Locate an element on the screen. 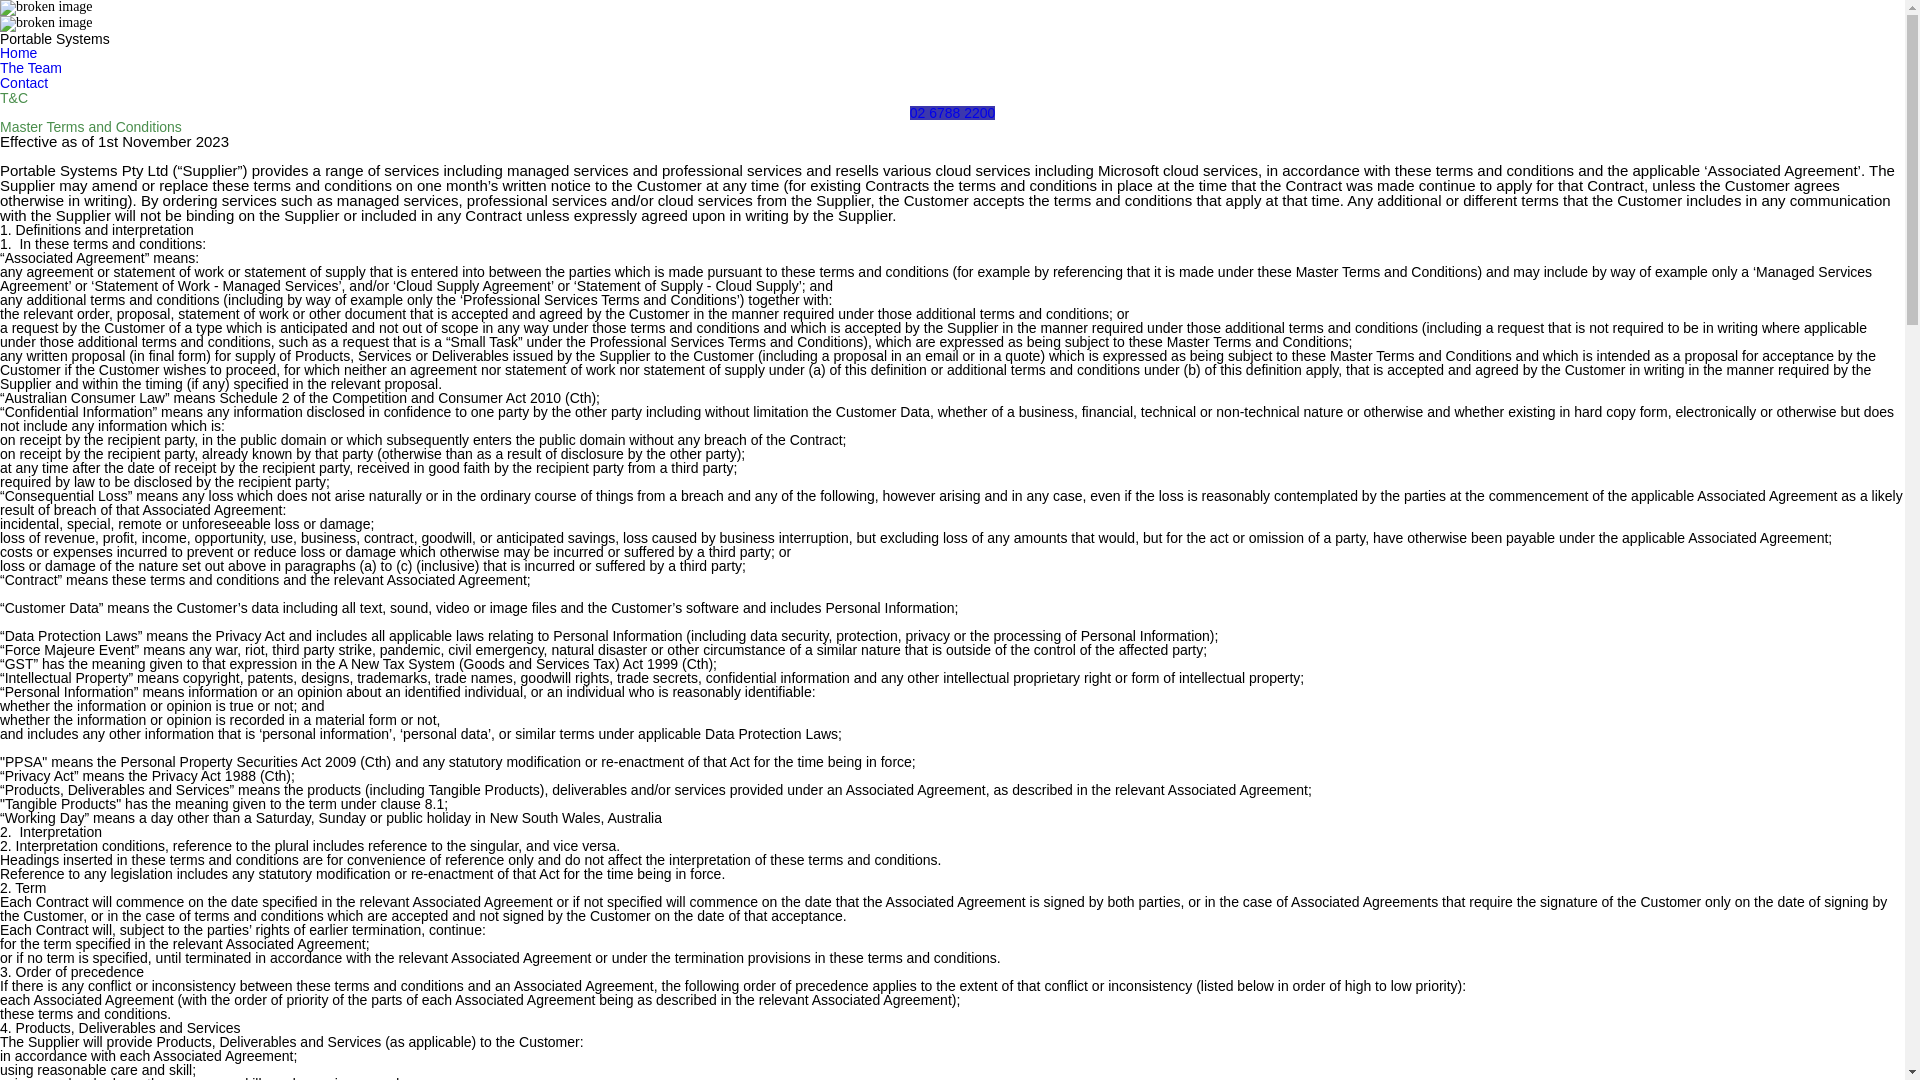 Image resolution: width=1920 pixels, height=1080 pixels. 'T&C' is located at coordinates (0, 98).